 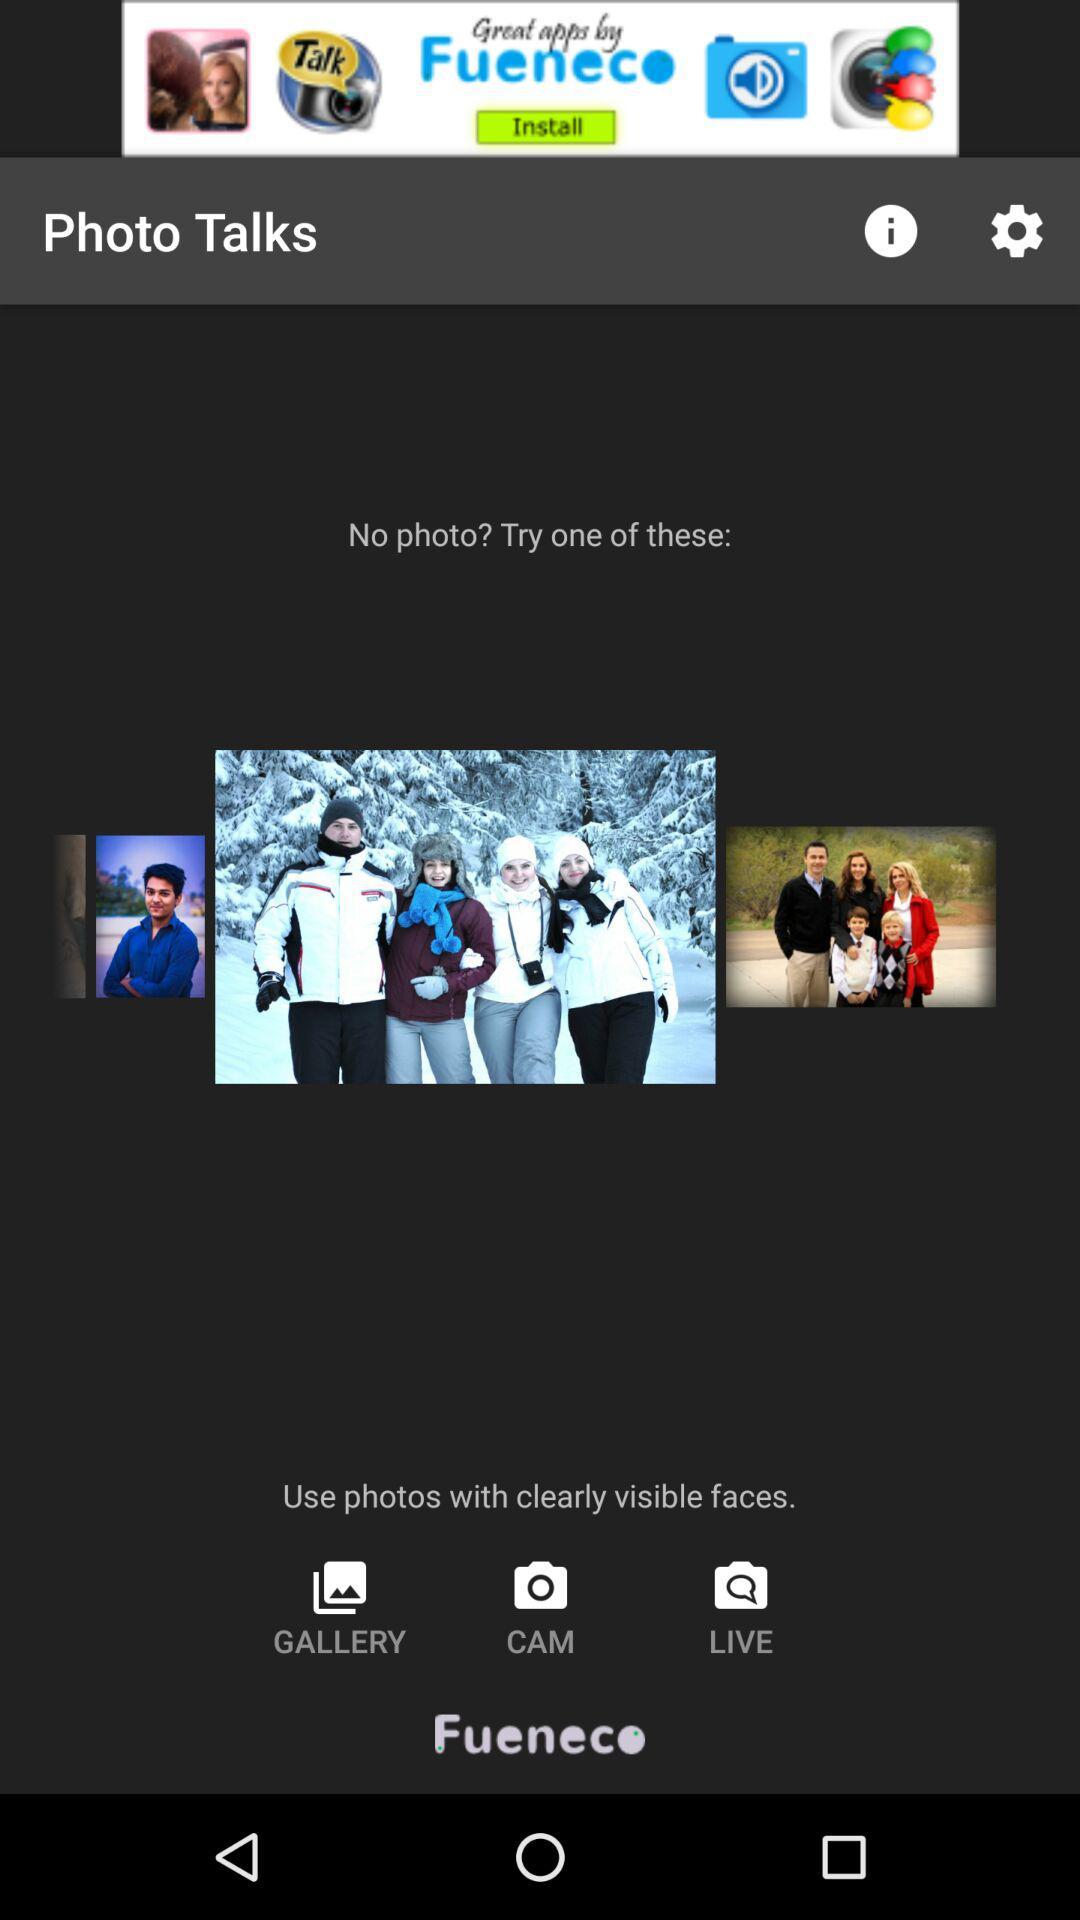 What do you see at coordinates (890, 230) in the screenshot?
I see `the information icon which is left side of settings` at bounding box center [890, 230].